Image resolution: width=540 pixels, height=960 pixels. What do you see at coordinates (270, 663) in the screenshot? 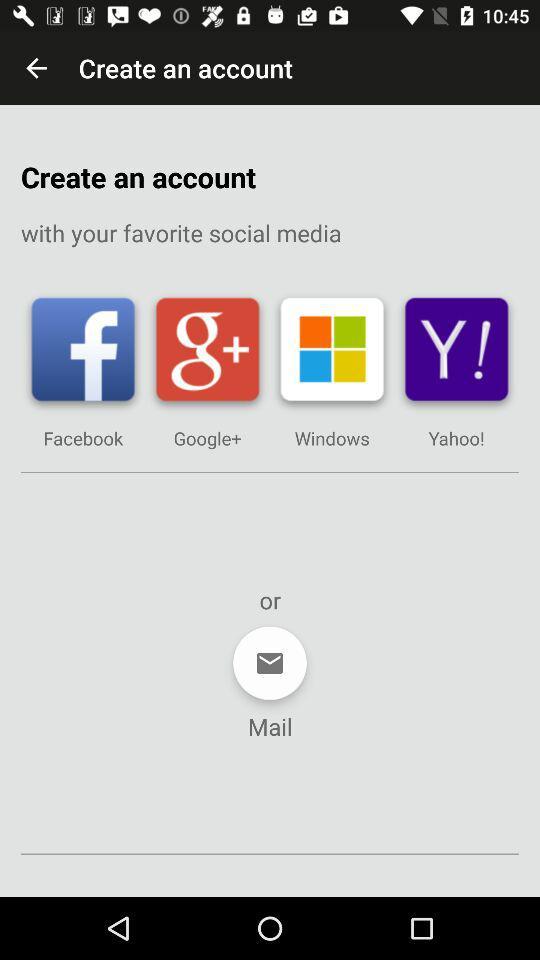
I see `the email icon` at bounding box center [270, 663].